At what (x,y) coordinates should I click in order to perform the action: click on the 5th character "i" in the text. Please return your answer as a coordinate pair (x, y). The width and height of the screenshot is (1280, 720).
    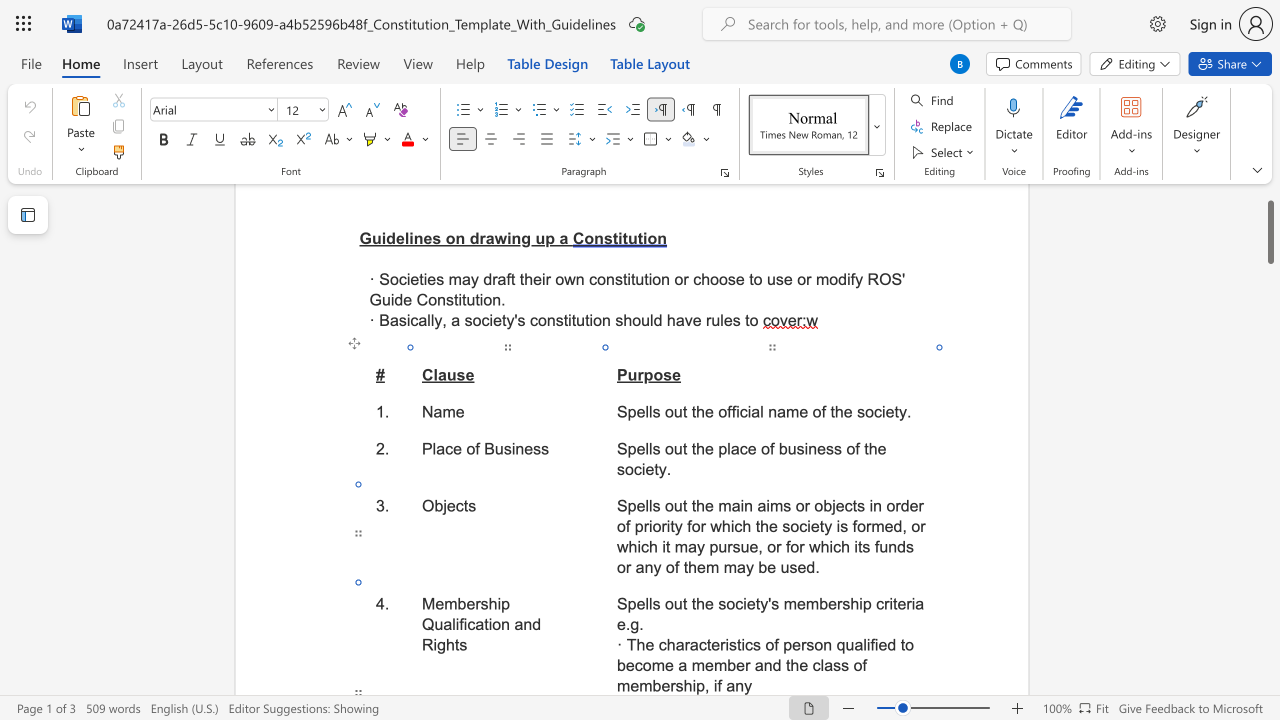
    Looking at the image, I should click on (694, 685).